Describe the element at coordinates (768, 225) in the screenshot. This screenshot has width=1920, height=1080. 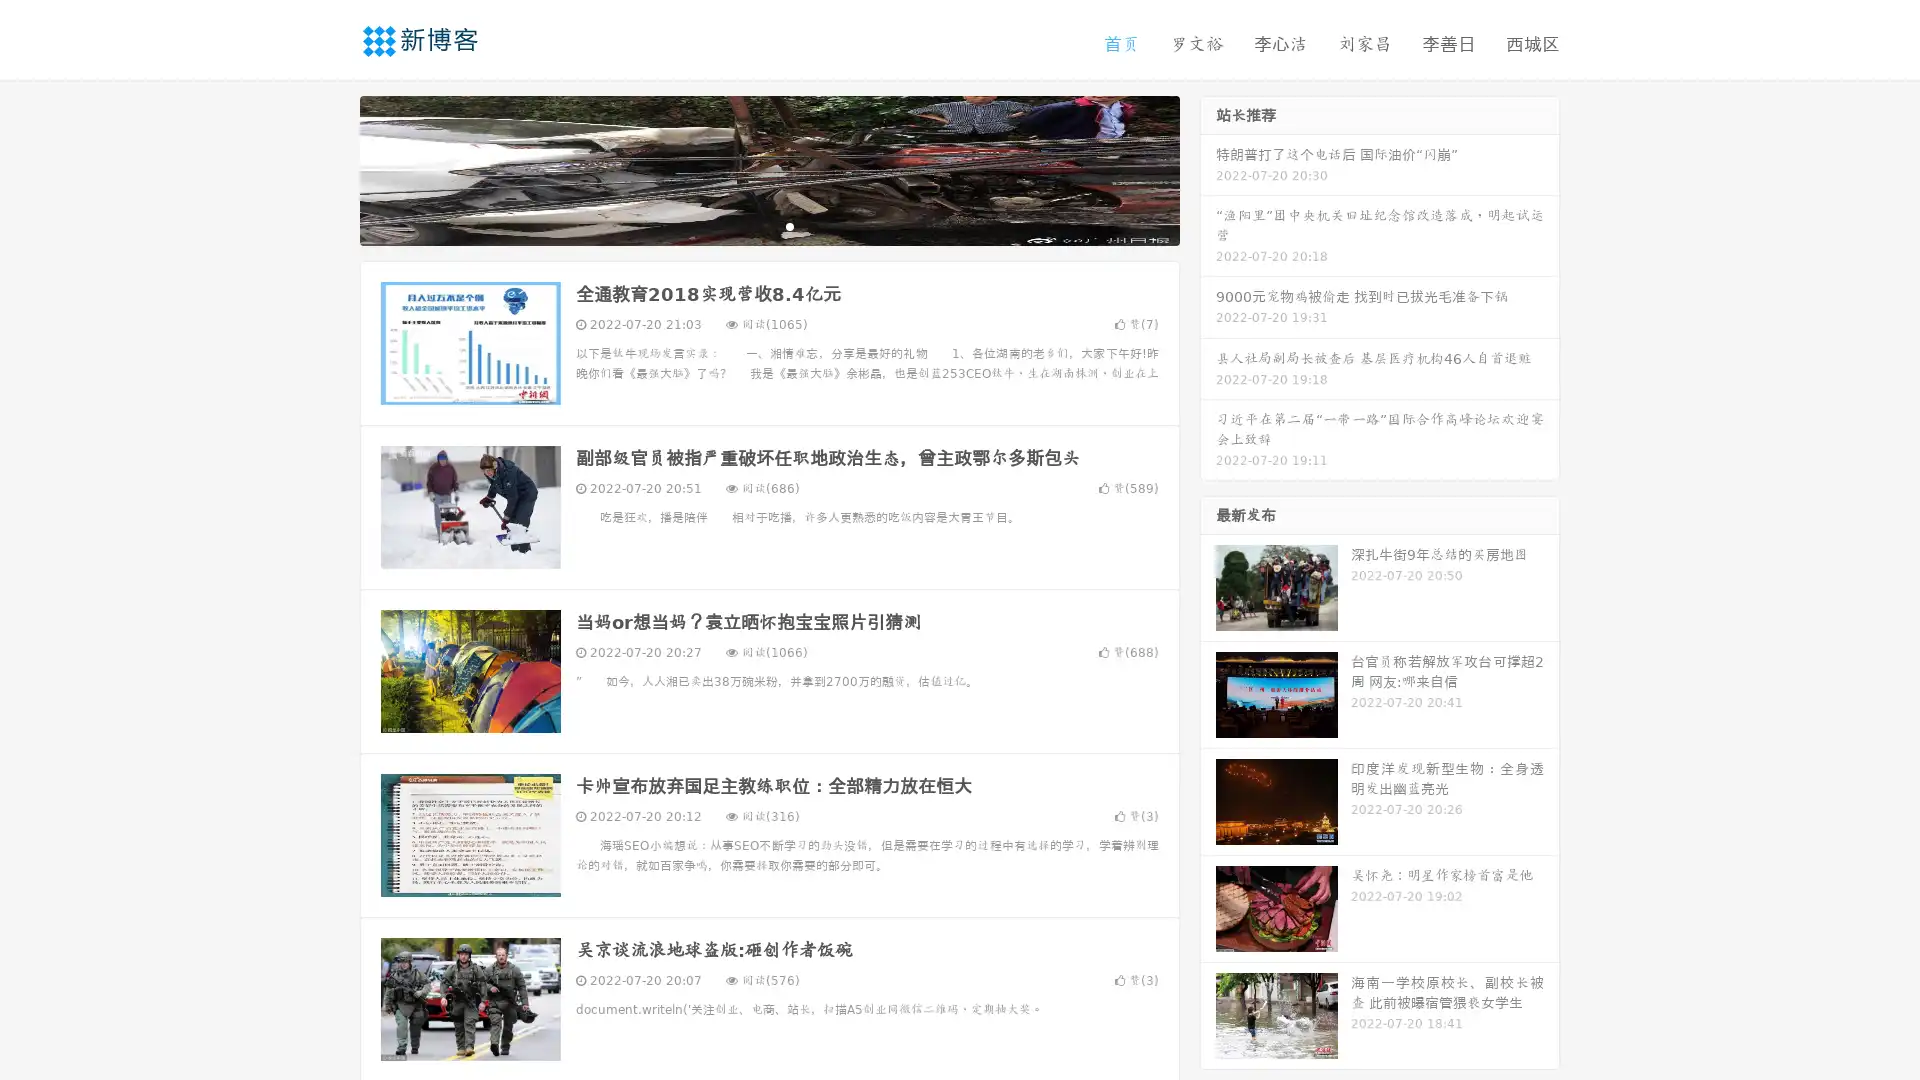
I see `Go to slide 2` at that location.